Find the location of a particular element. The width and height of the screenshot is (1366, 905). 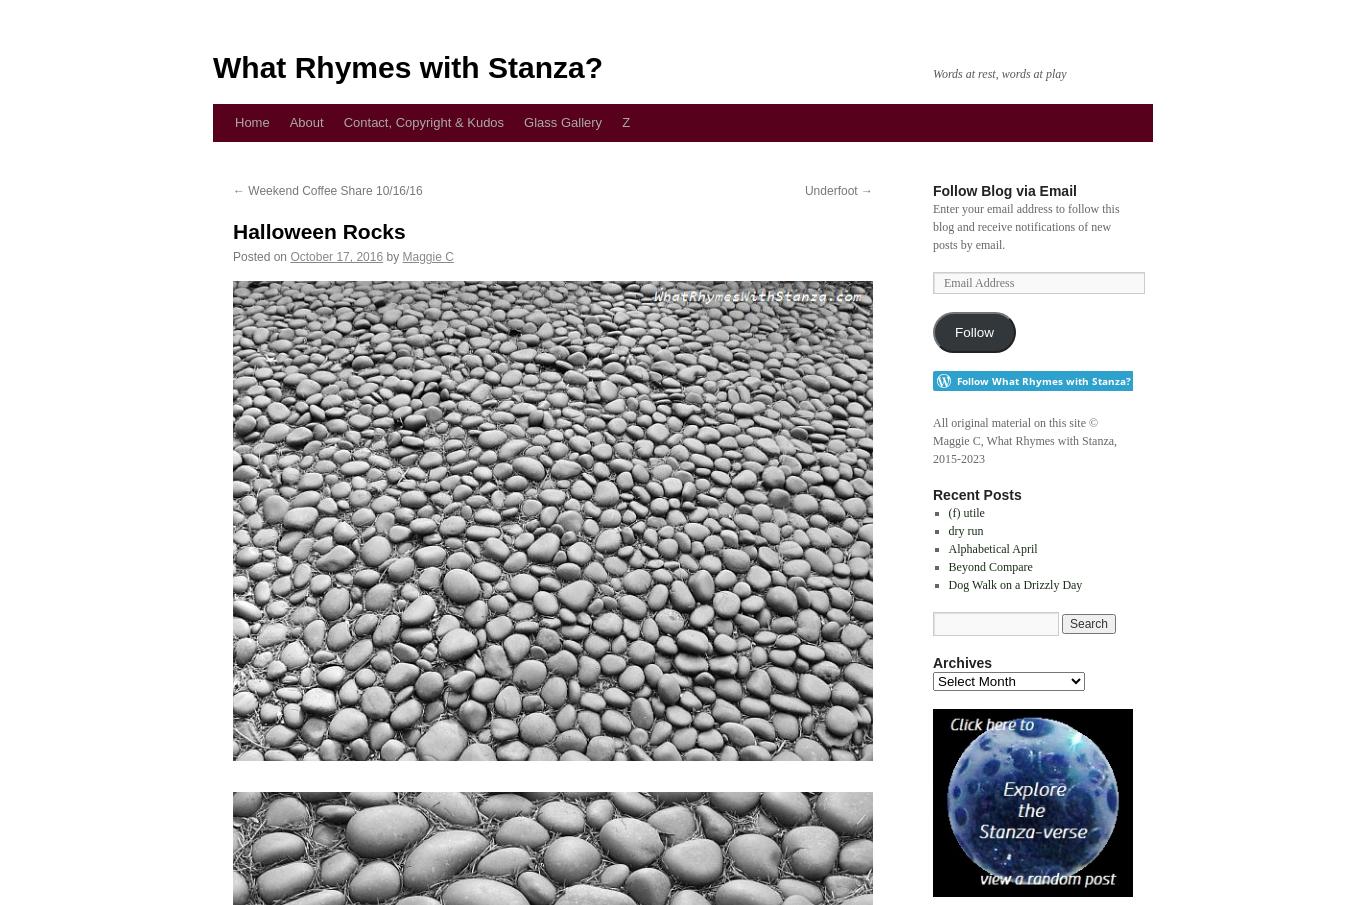

'All original material on this site © Maggie C, What Rhymes with Stanza, 2015-2023' is located at coordinates (932, 440).